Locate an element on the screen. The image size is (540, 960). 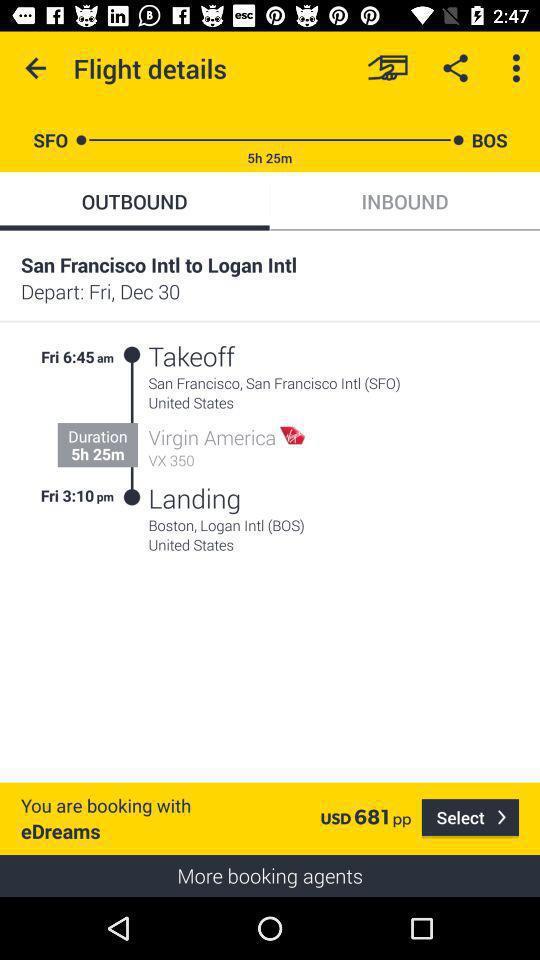
the am icon is located at coordinates (106, 354).